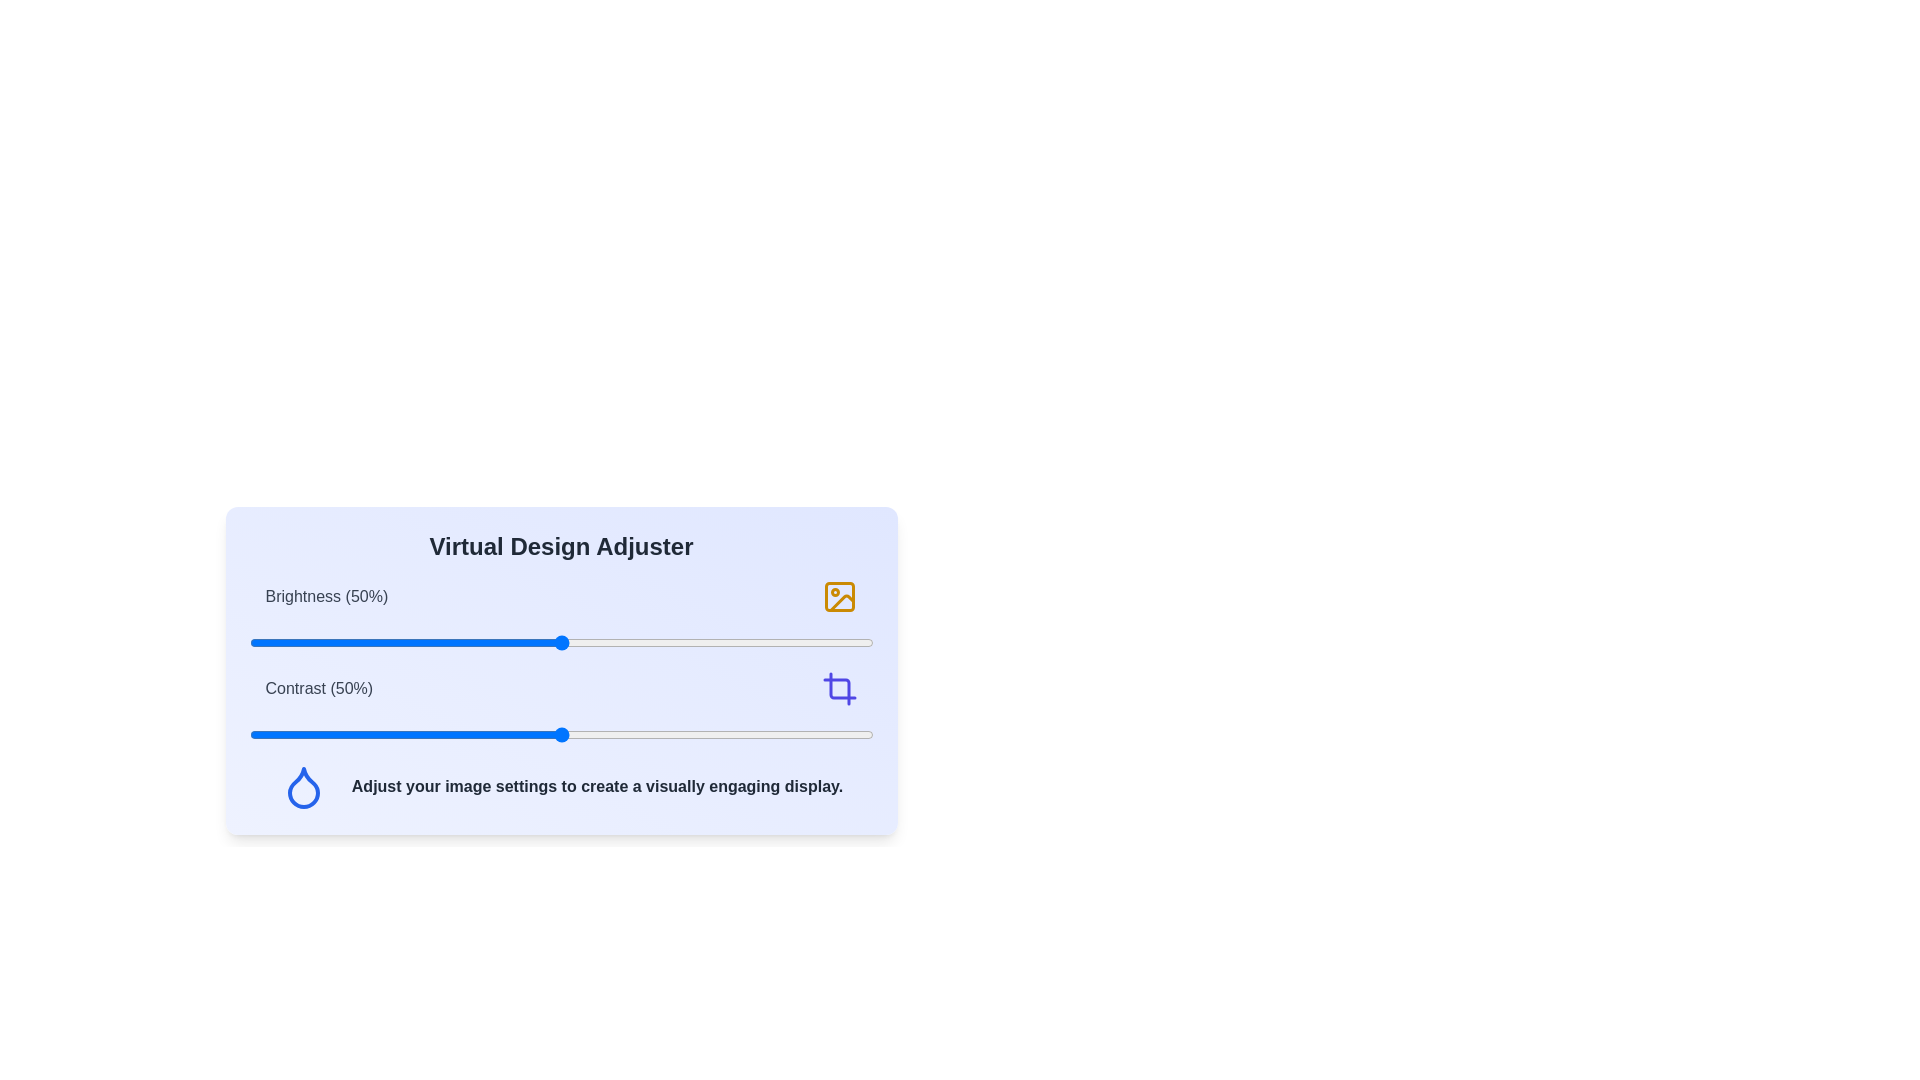 This screenshot has height=1080, width=1920. I want to click on the contrast slider to set the contrast level to 25, so click(404, 735).